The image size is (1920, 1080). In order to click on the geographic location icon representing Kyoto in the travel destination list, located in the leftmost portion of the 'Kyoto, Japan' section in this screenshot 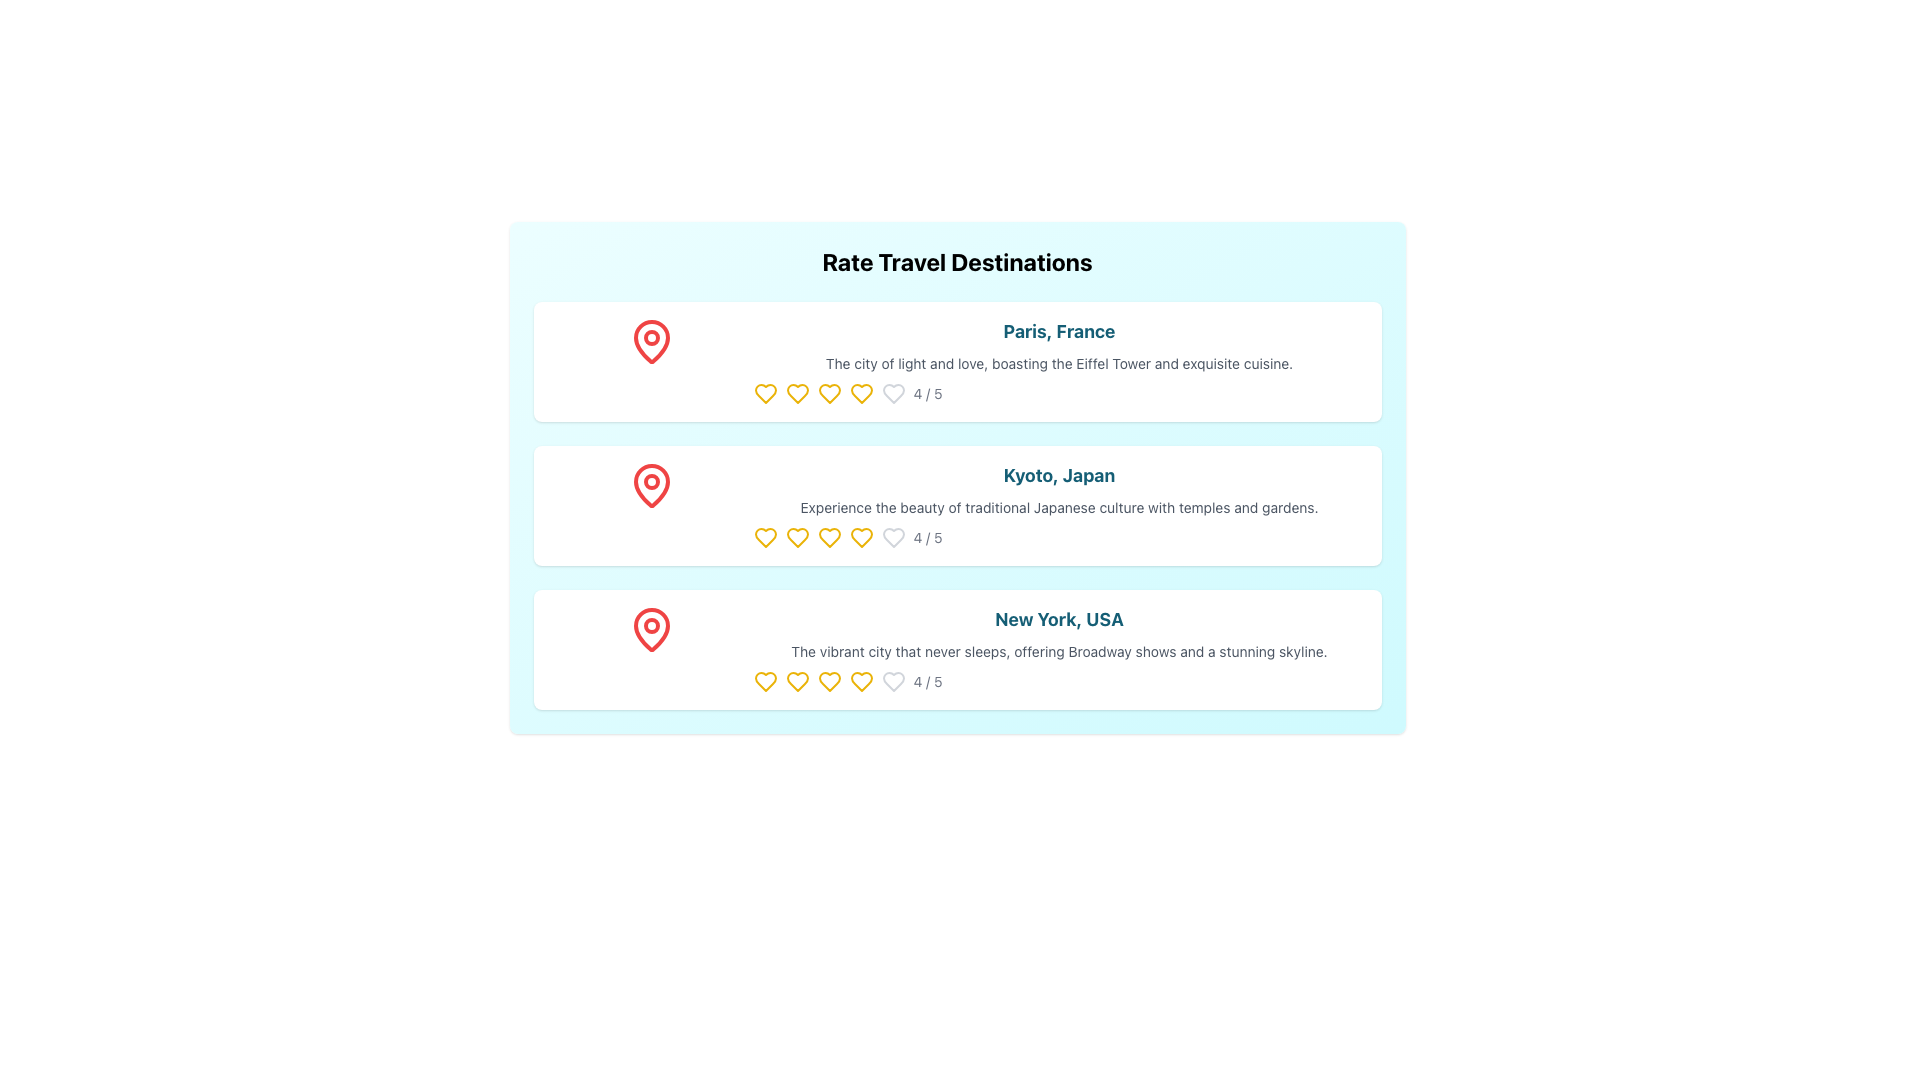, I will do `click(651, 504)`.